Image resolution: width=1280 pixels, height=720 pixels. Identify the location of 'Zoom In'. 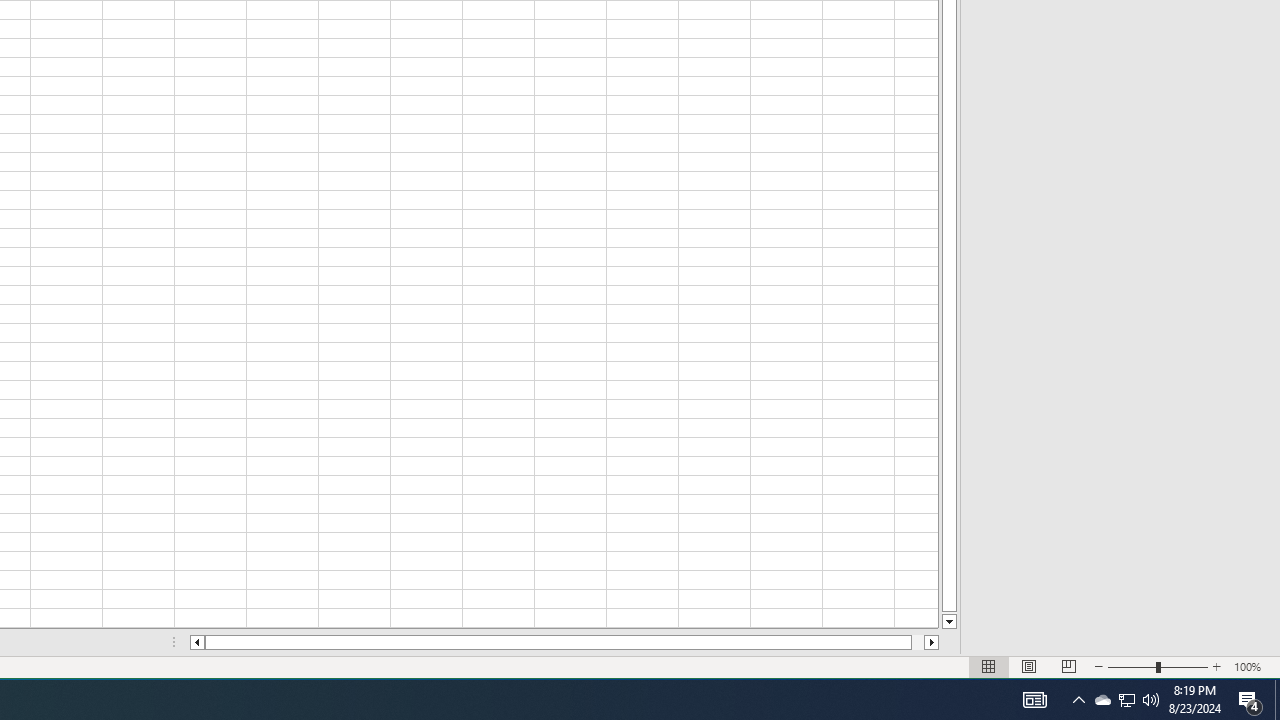
(1216, 667).